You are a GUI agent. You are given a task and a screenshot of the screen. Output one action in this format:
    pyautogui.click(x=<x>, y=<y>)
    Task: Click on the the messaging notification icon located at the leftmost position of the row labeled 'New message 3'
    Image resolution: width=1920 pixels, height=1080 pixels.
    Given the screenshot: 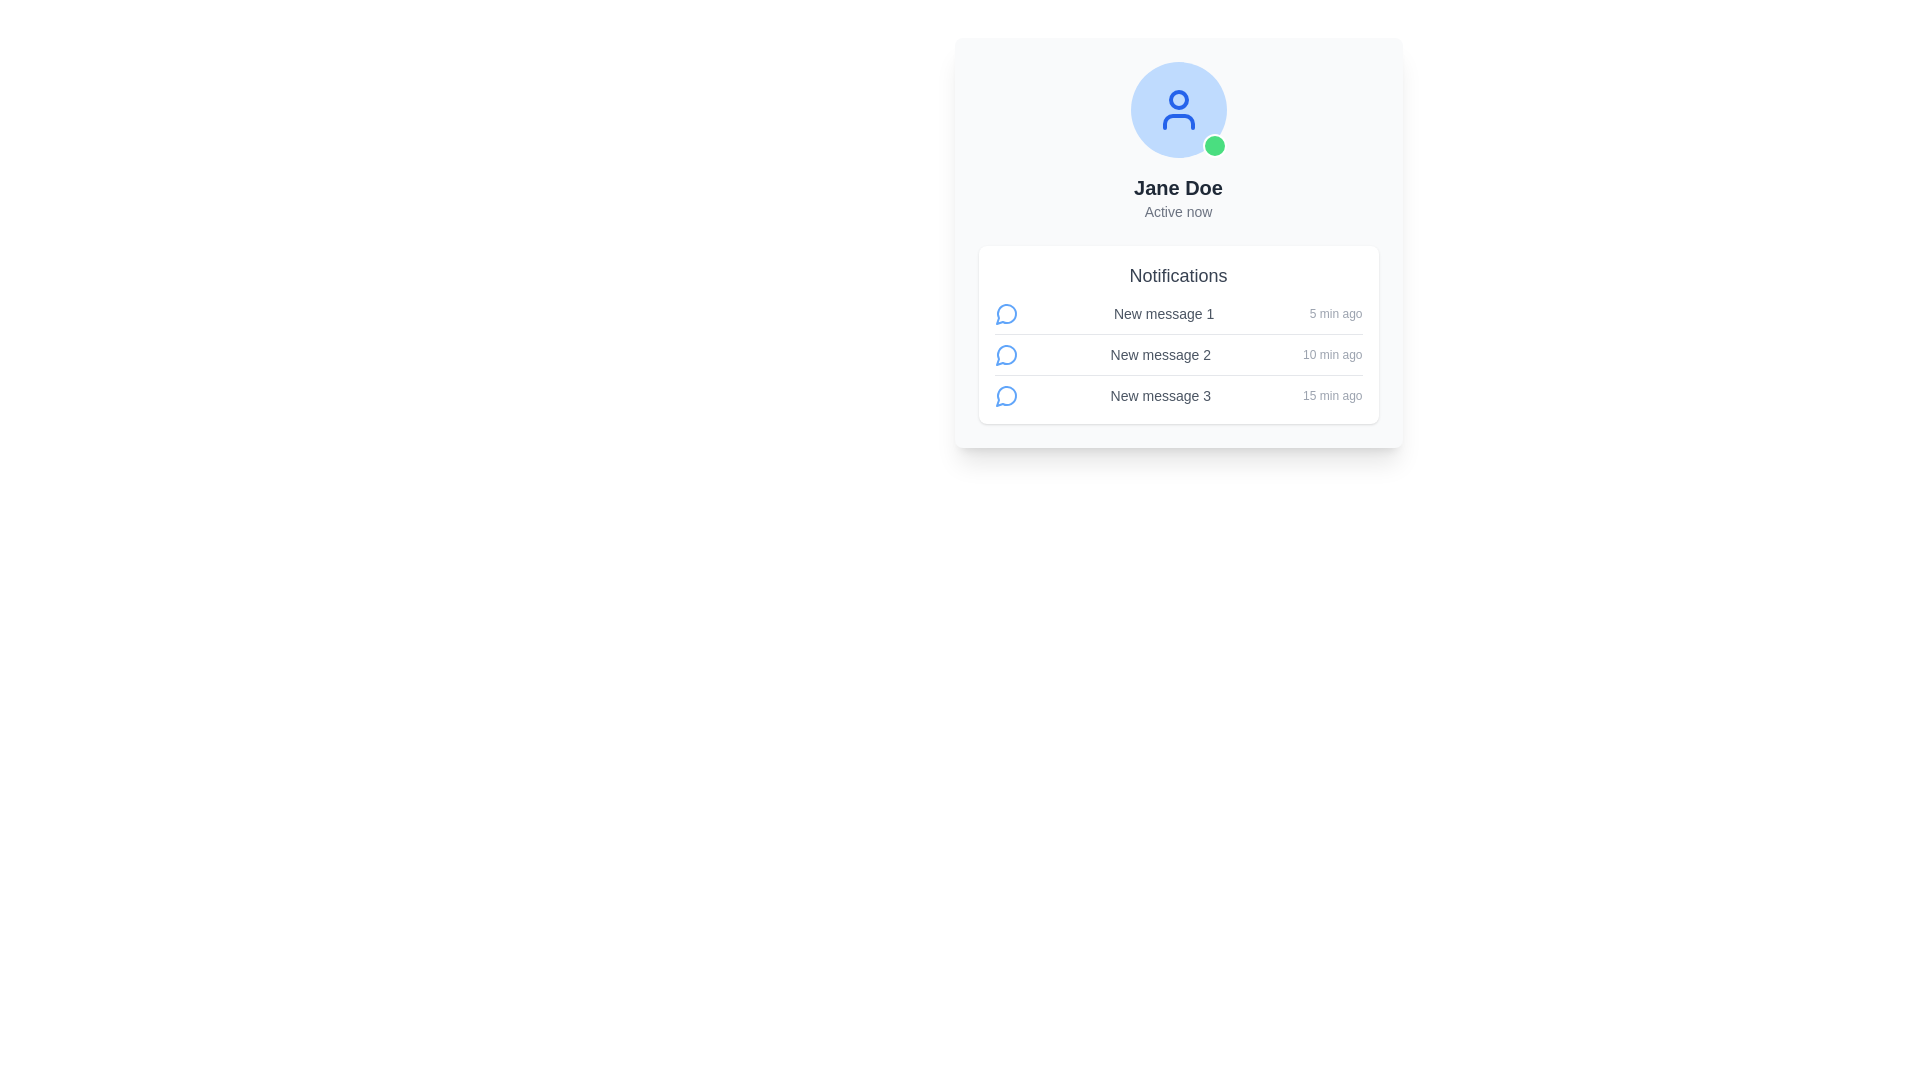 What is the action you would take?
    pyautogui.click(x=1006, y=396)
    